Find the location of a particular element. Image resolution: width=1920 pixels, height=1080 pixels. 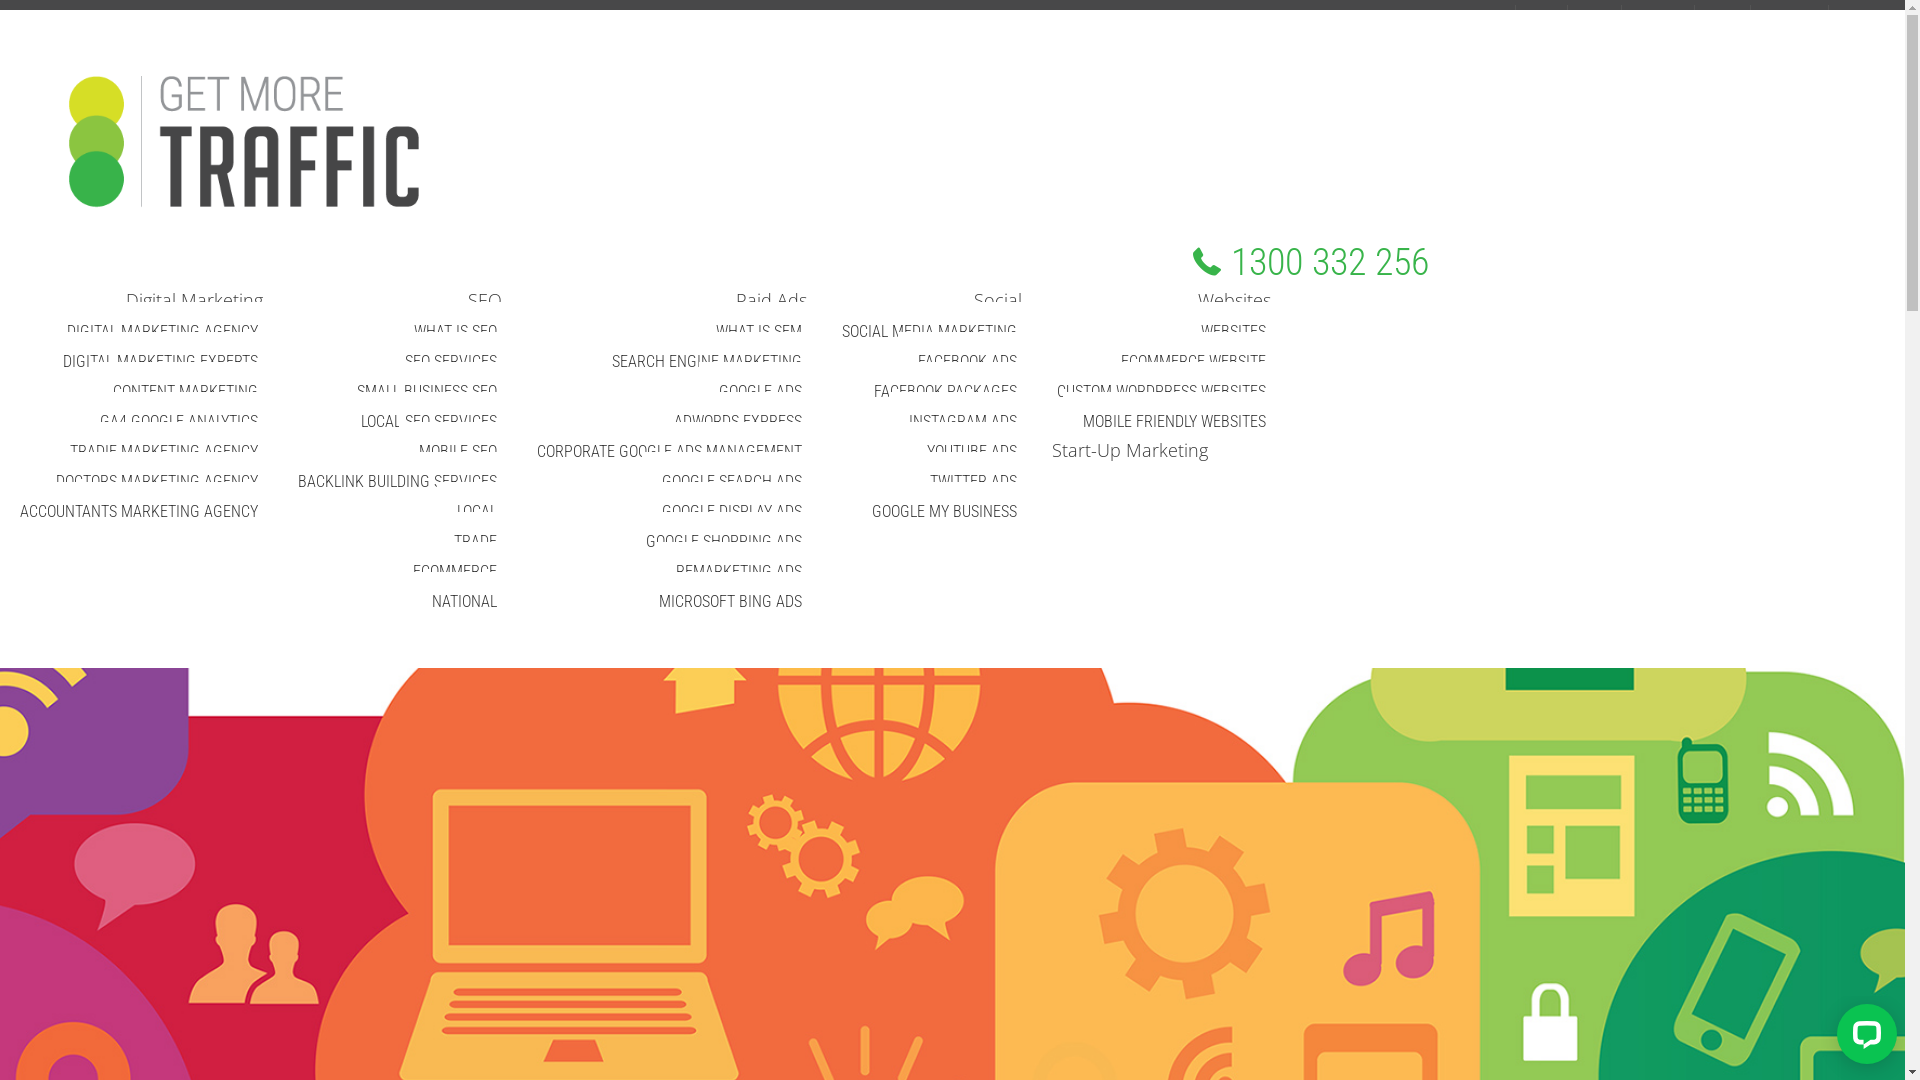

'GA4 GOOGLE ANALYTICS' is located at coordinates (178, 420).